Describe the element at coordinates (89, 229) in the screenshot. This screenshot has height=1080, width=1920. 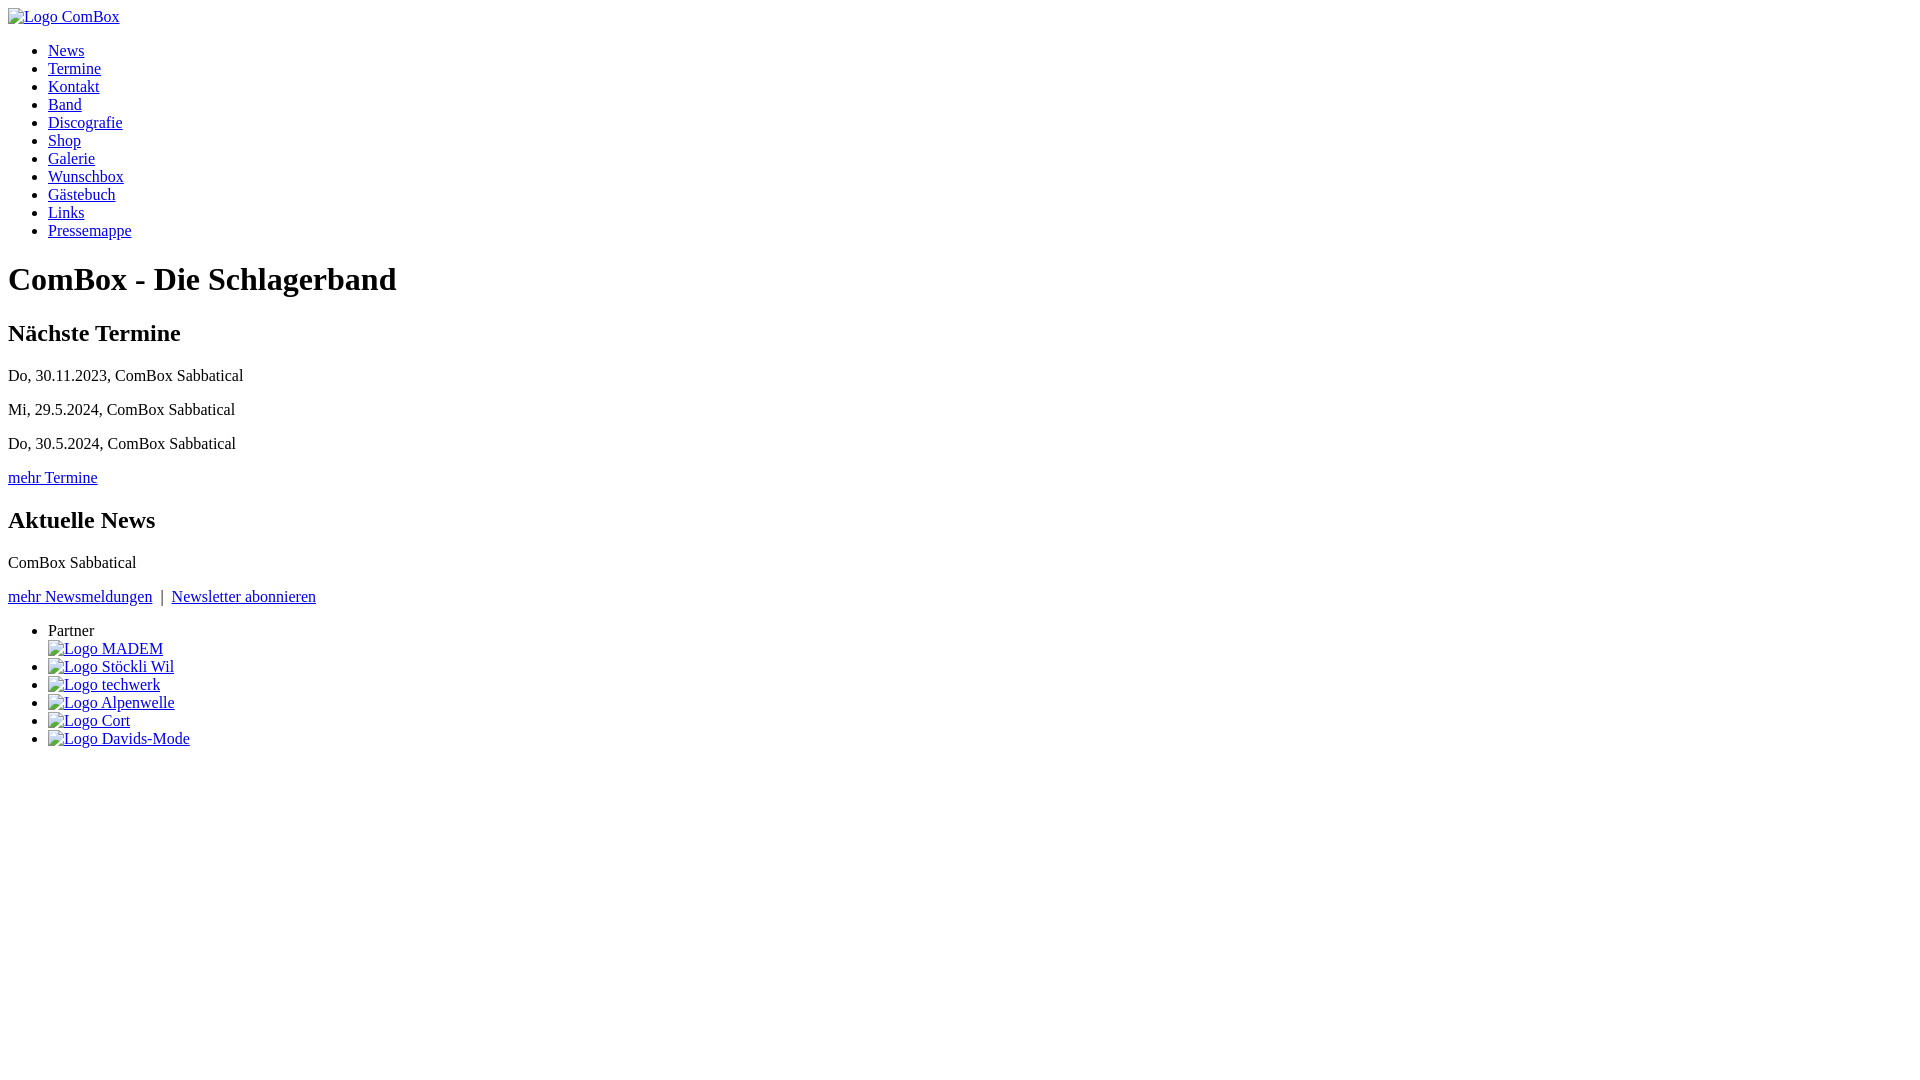
I see `'Pressemappe'` at that location.